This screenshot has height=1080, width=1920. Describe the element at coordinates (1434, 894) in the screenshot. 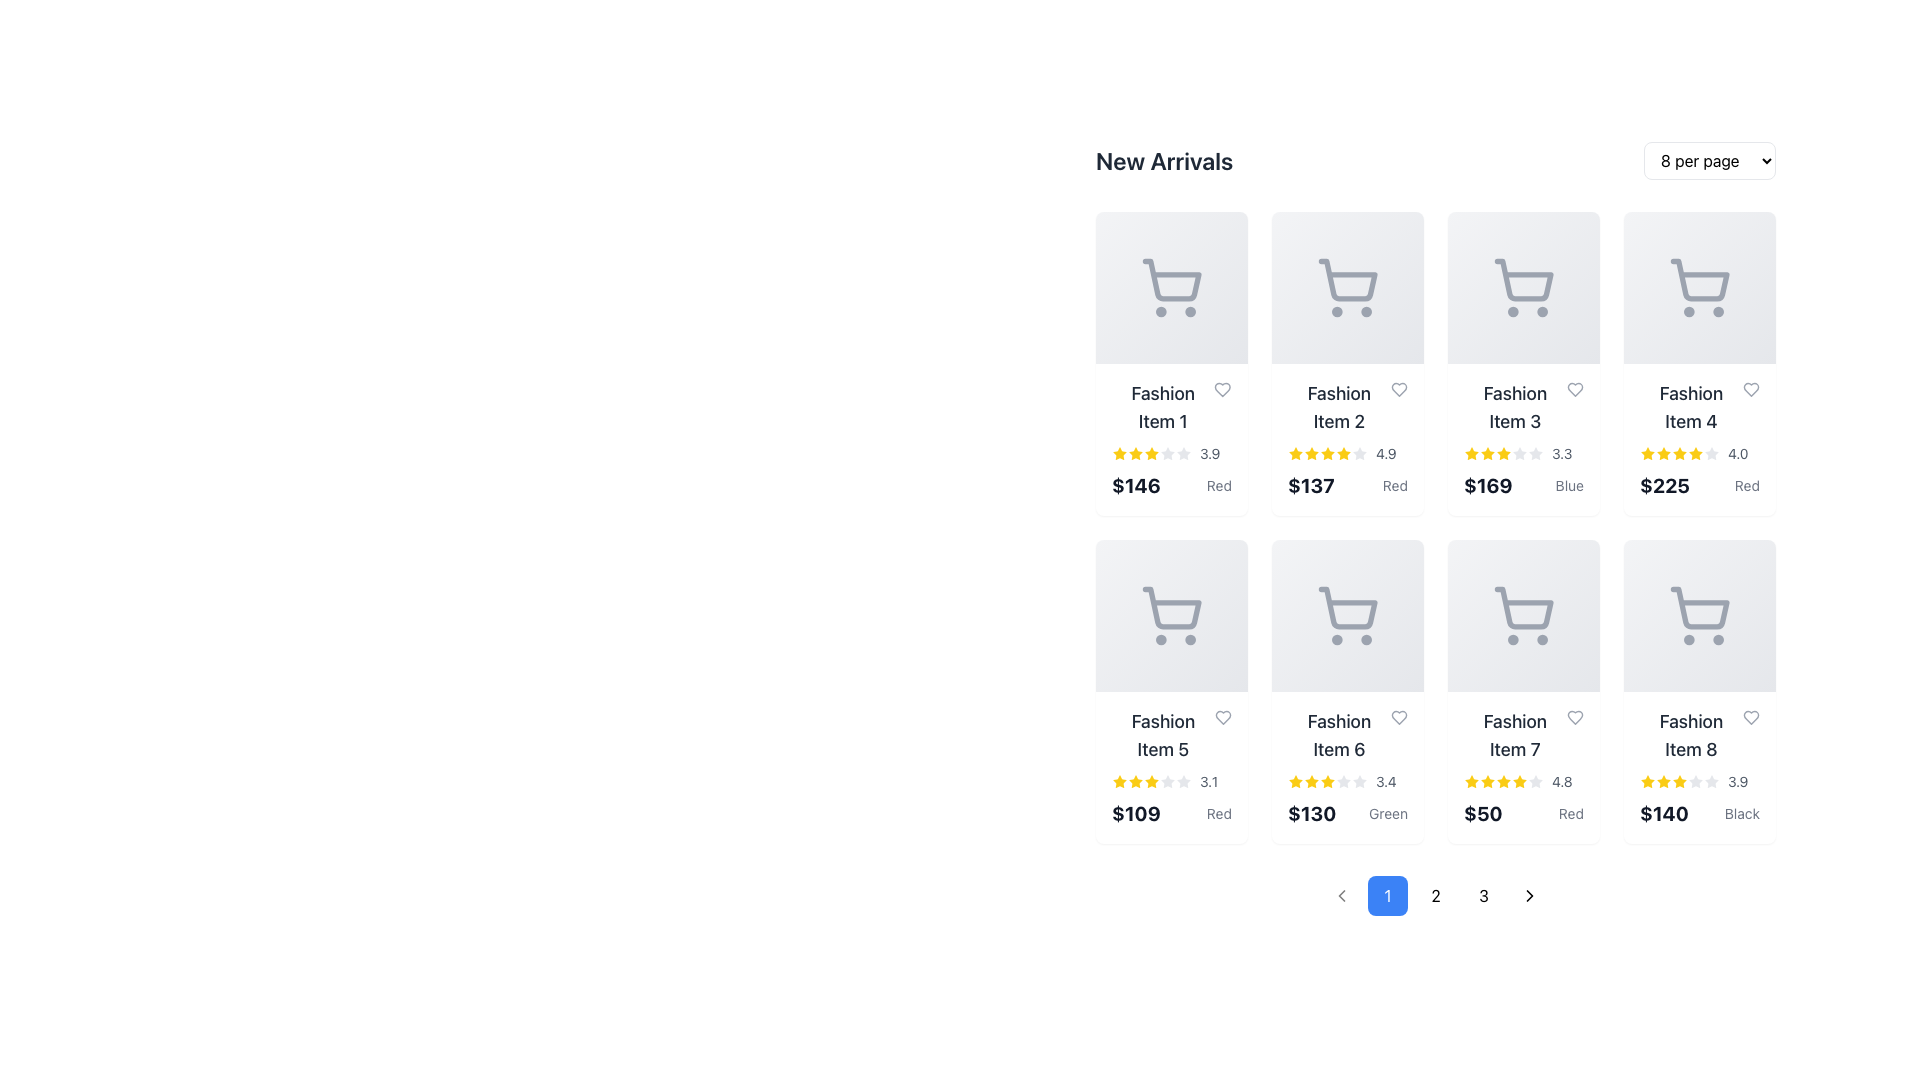

I see `the second pagination button located beneath the product grid to navigate to the second page of the product listing` at that location.